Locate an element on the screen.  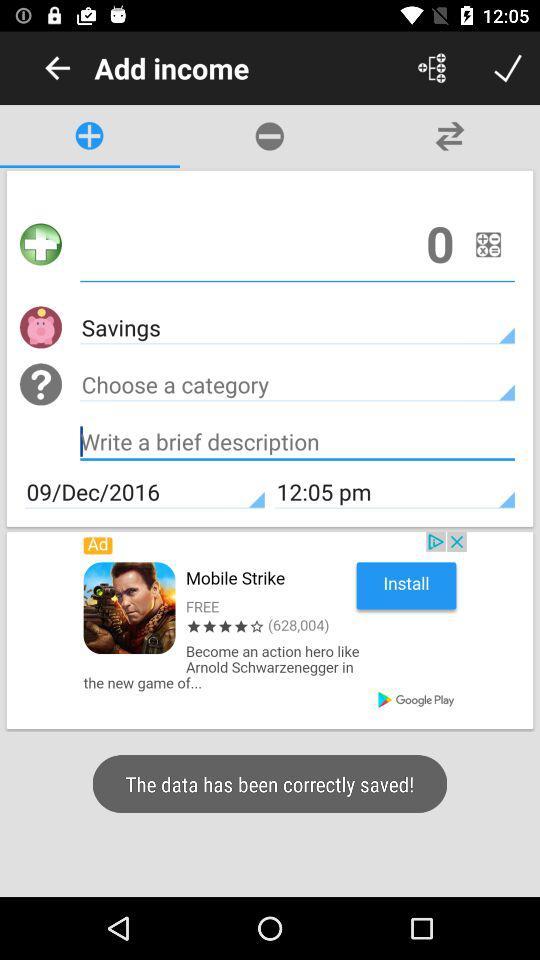
an income amount is located at coordinates (296, 243).